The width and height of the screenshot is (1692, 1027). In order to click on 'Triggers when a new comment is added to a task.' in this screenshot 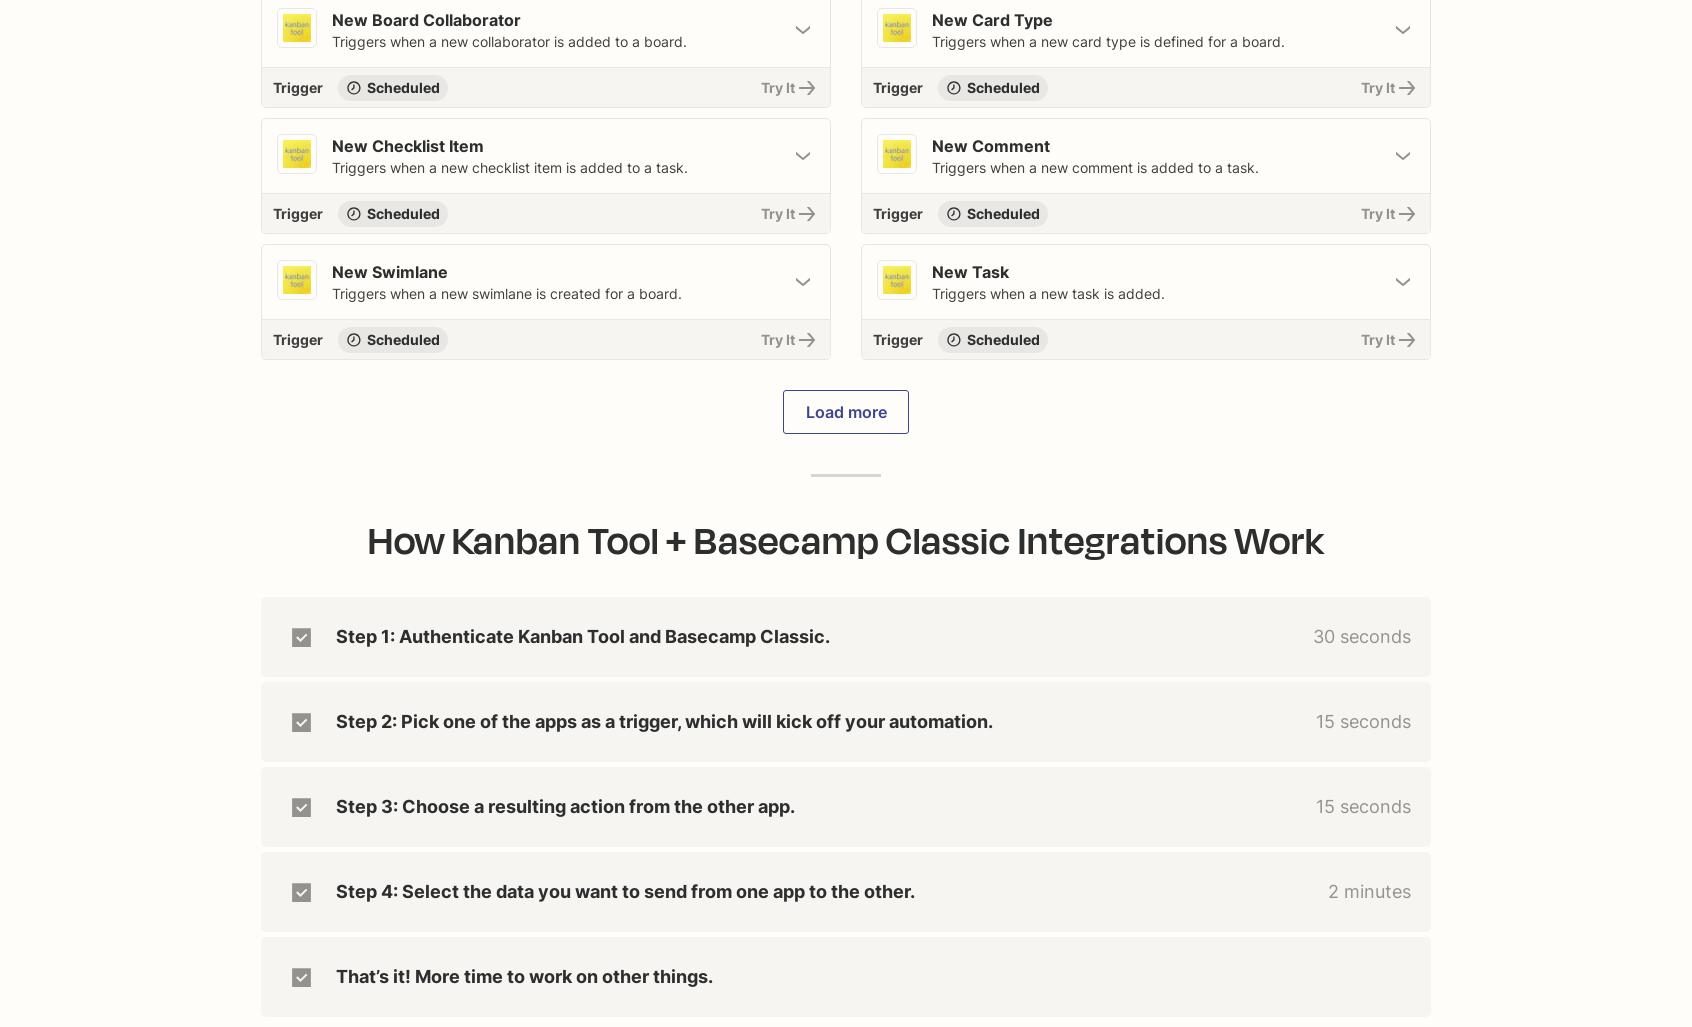, I will do `click(1095, 167)`.